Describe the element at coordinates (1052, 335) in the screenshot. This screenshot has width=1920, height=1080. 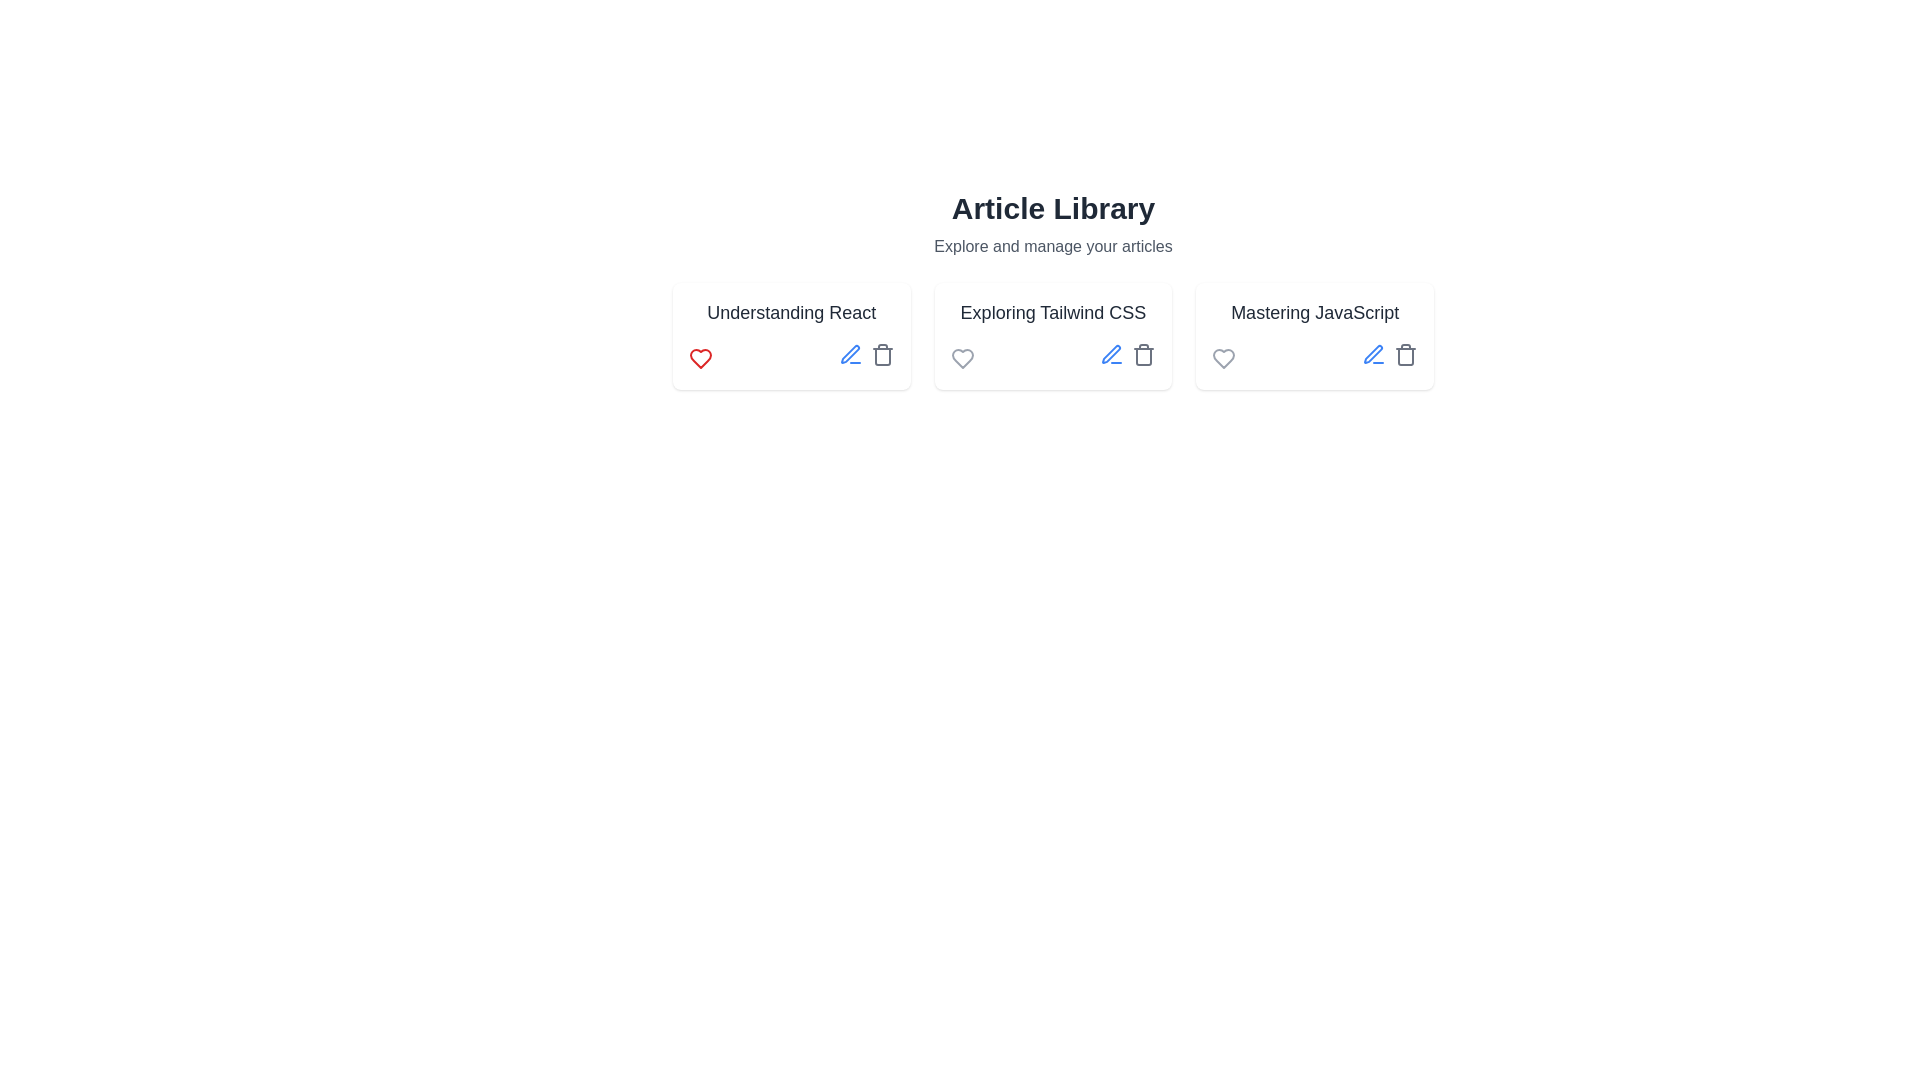
I see `the interactive card summarizing 'Exploring Tailwind CSS'` at that location.